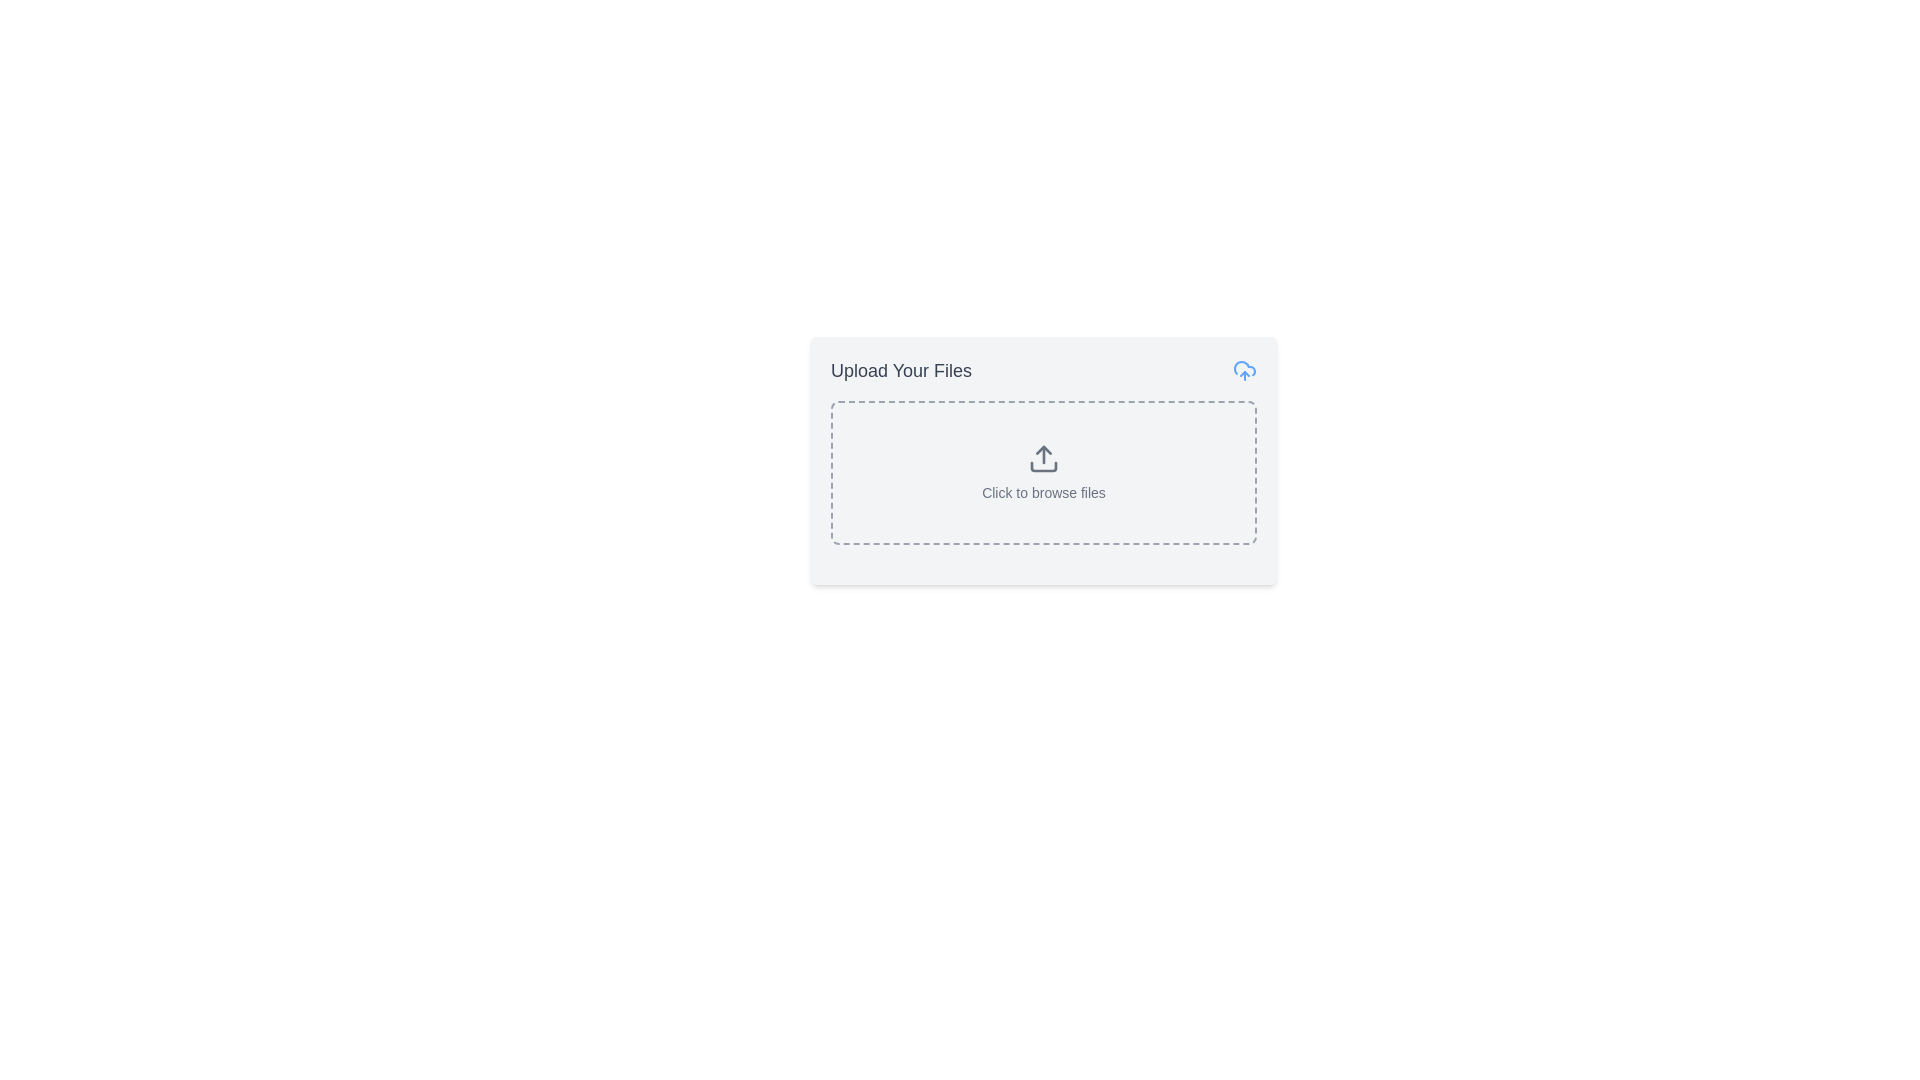  What do you see at coordinates (1243, 370) in the screenshot?
I see `the cloud-shaped icon with an upward arrow, styled in blue, located to the right of the text 'Upload Your Files'` at bounding box center [1243, 370].